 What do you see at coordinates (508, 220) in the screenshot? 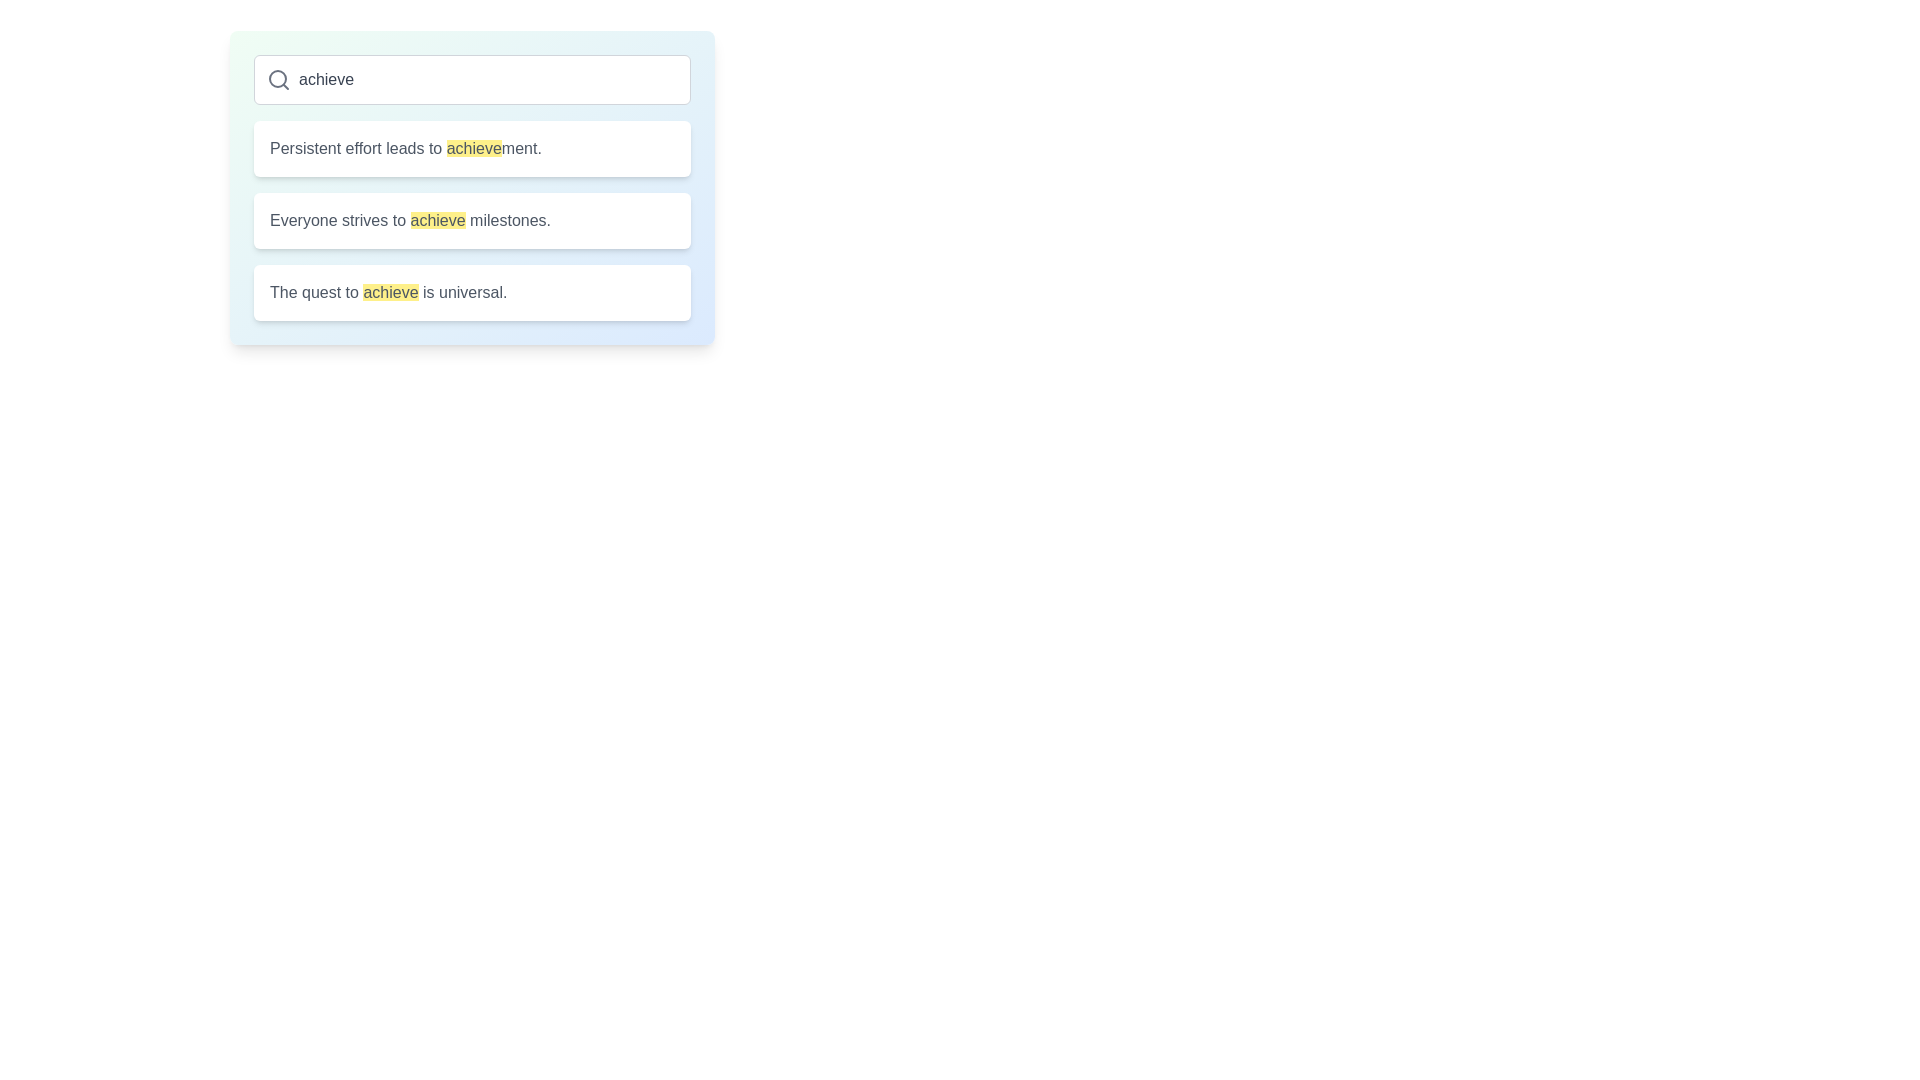
I see `static text fragment displaying the word 'milestones.' which is part of a sentence in the second text block of a vertical list` at bounding box center [508, 220].